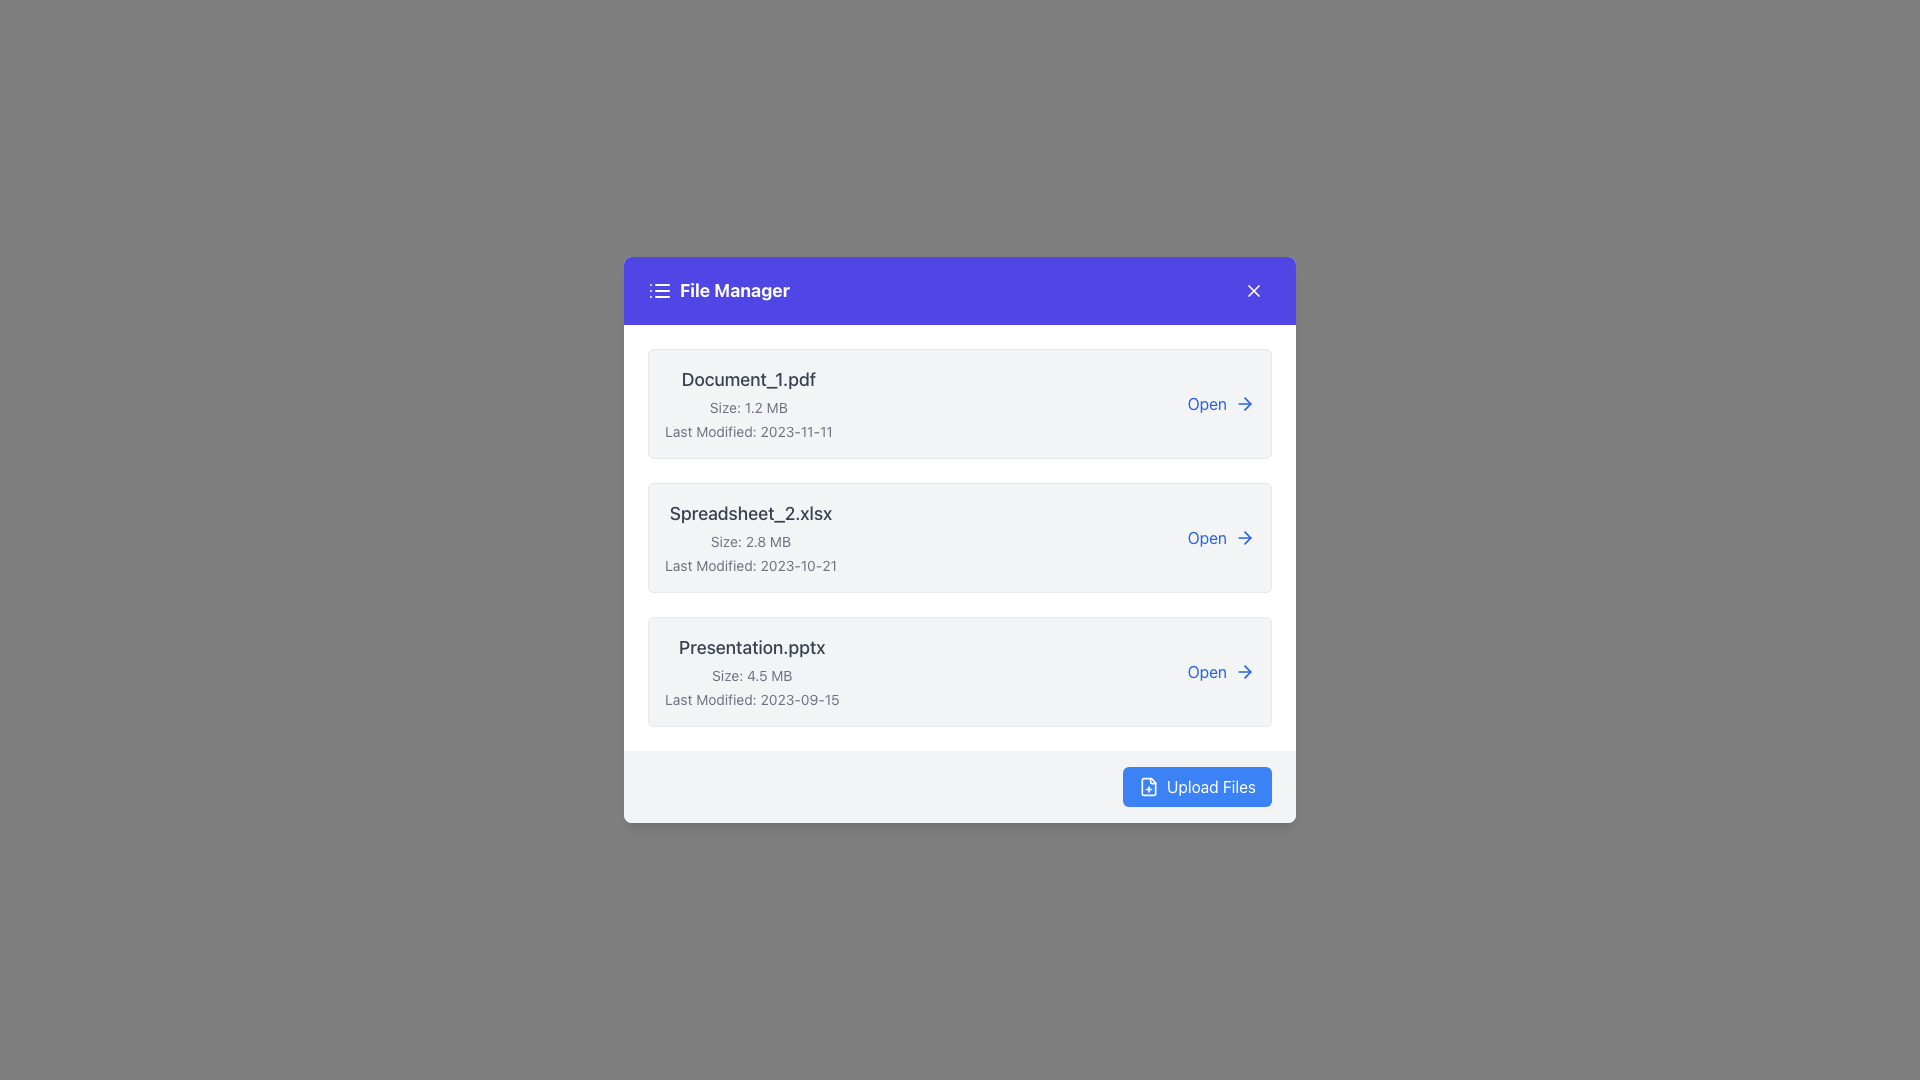 This screenshot has width=1920, height=1080. What do you see at coordinates (1243, 536) in the screenshot?
I see `the right-pointing arrow icon next to the 'Open' label in the file list interface` at bounding box center [1243, 536].